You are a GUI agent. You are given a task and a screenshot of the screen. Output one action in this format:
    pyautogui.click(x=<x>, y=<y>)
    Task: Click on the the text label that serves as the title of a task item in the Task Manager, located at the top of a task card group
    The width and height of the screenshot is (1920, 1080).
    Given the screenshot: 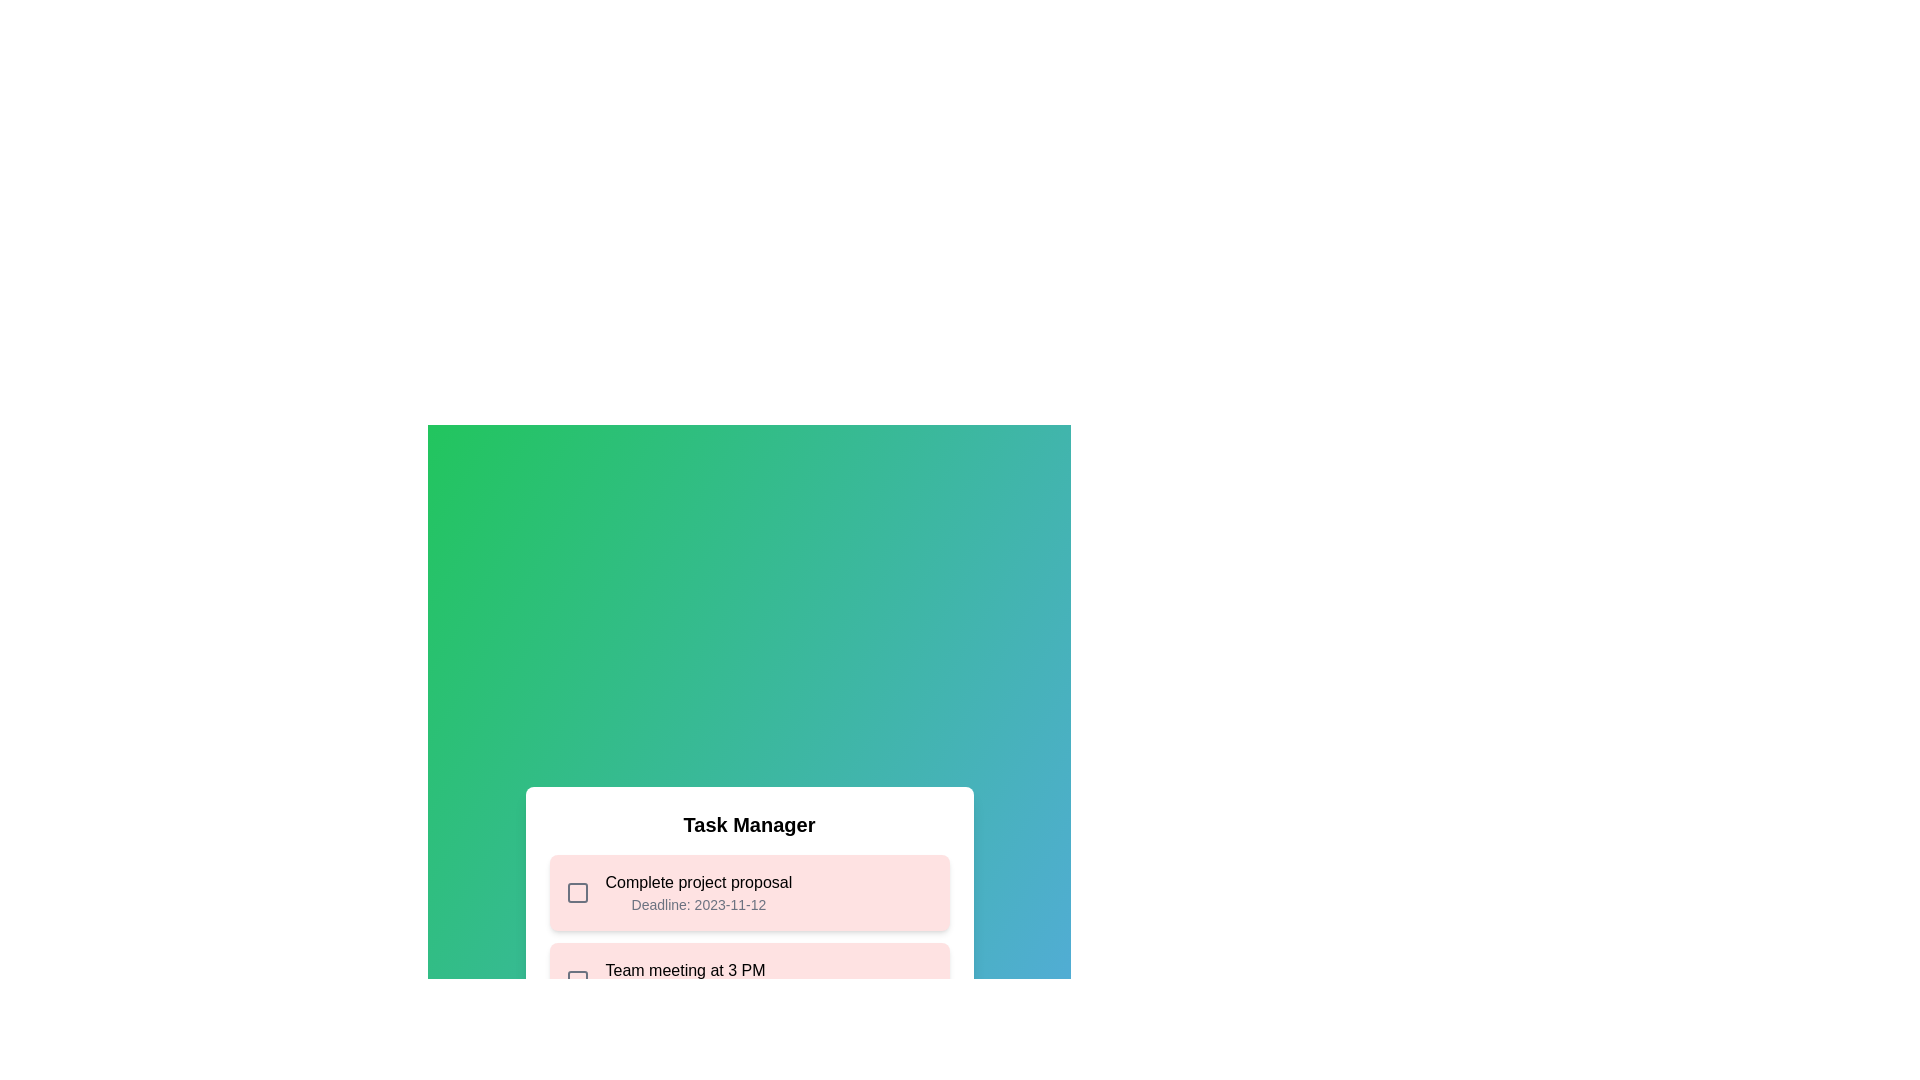 What is the action you would take?
    pyautogui.click(x=698, y=882)
    